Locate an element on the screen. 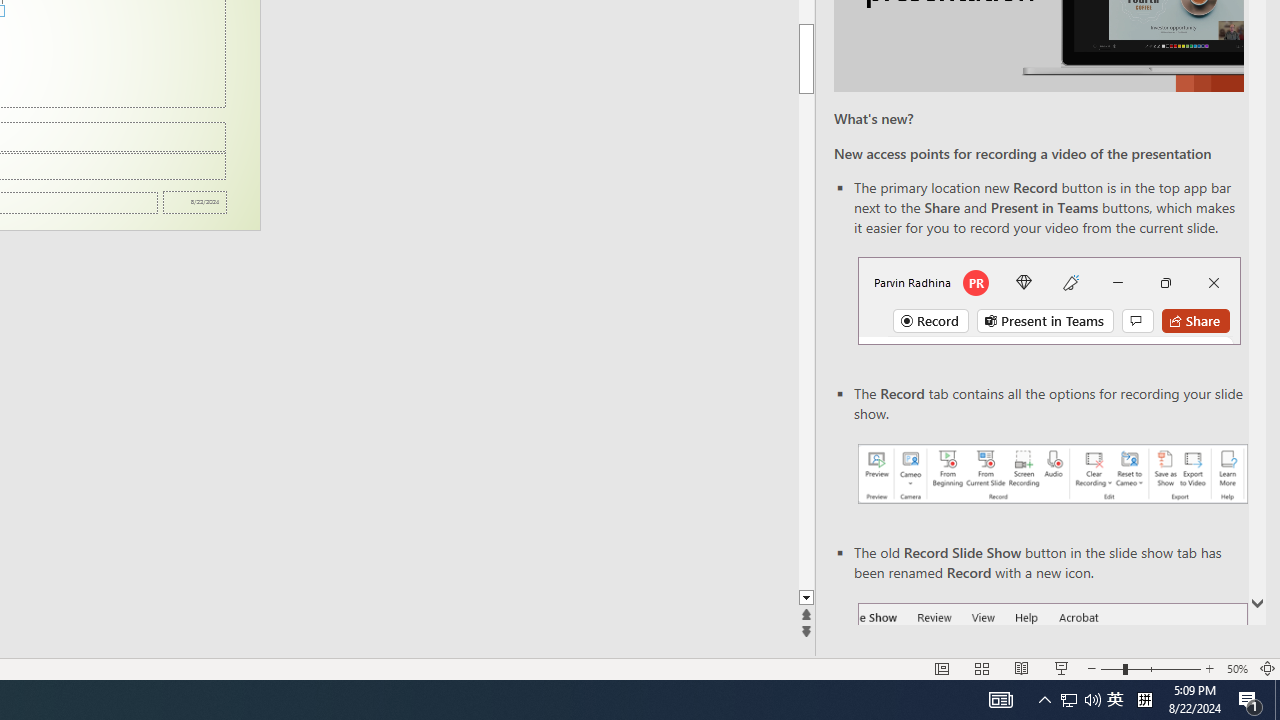 The image size is (1280, 720). 'Record your presentations screenshot one' is located at coordinates (1051, 474).